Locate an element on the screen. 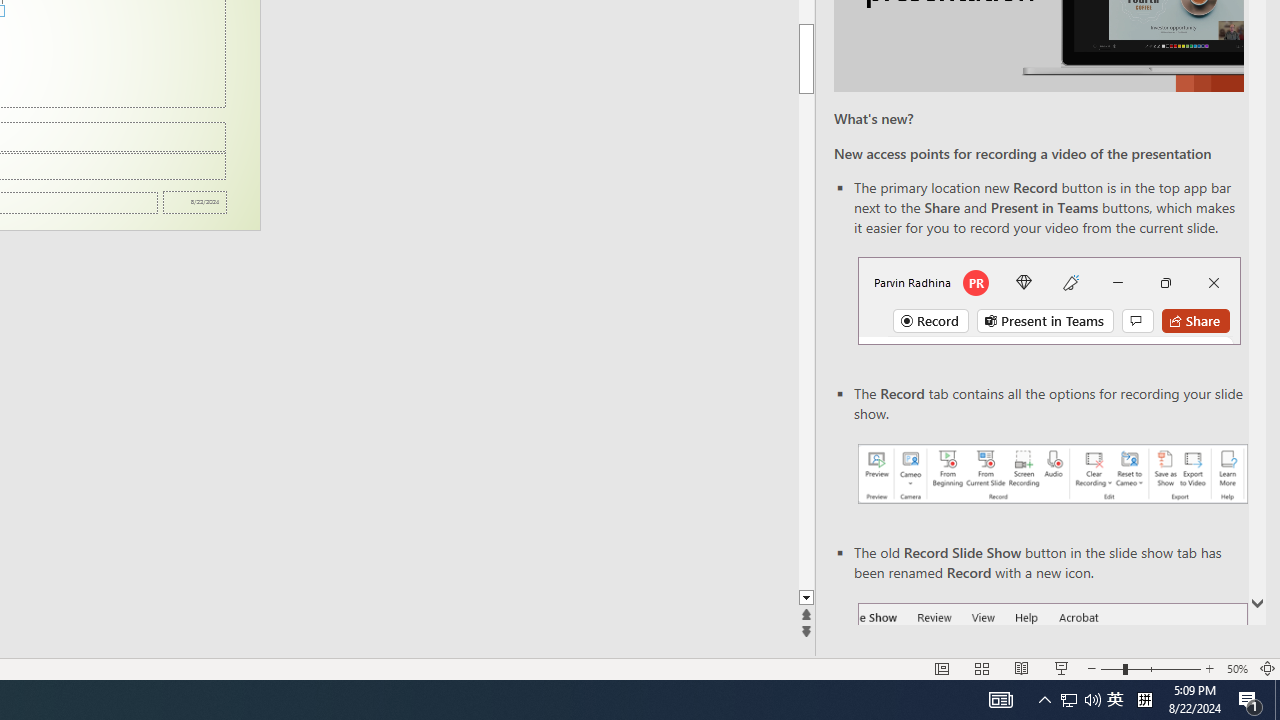 The image size is (1280, 720). 'Record your presentations screenshot one' is located at coordinates (1051, 474).